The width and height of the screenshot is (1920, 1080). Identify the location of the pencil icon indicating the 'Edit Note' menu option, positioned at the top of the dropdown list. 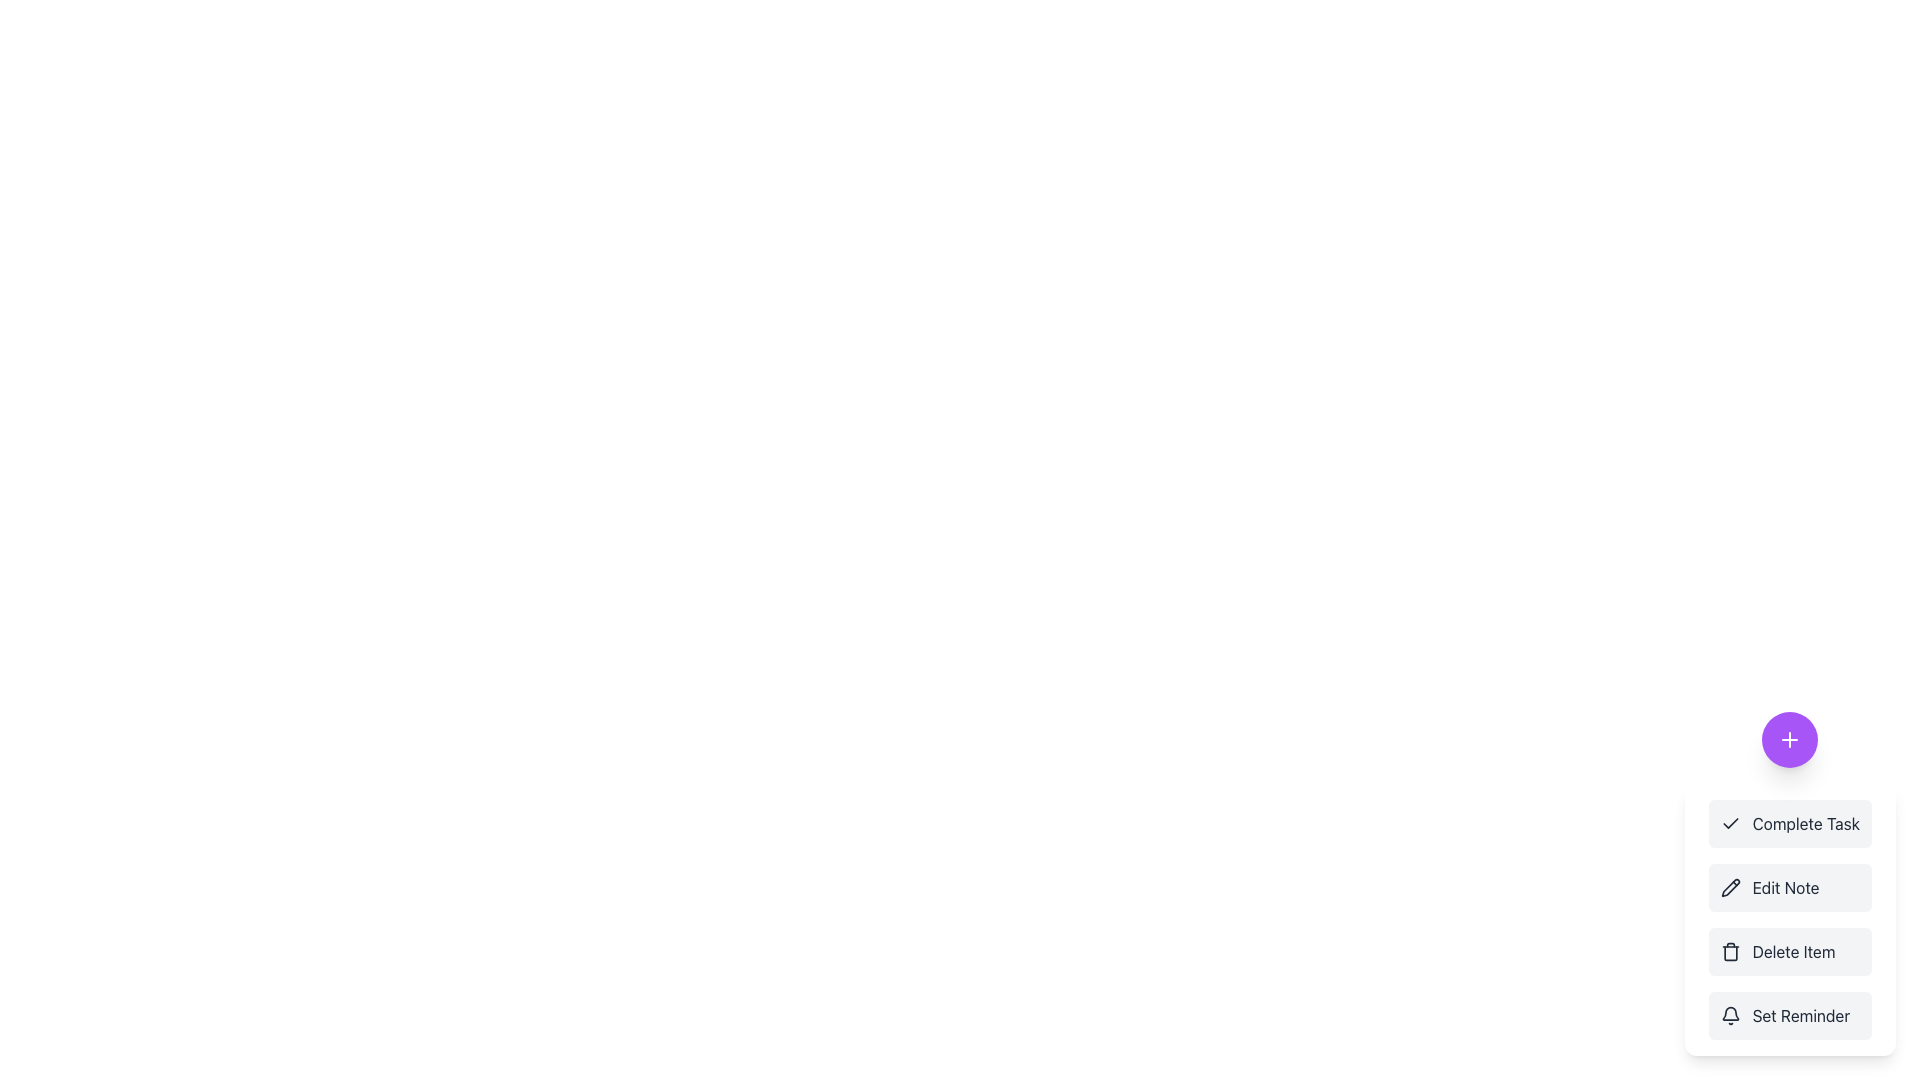
(1729, 886).